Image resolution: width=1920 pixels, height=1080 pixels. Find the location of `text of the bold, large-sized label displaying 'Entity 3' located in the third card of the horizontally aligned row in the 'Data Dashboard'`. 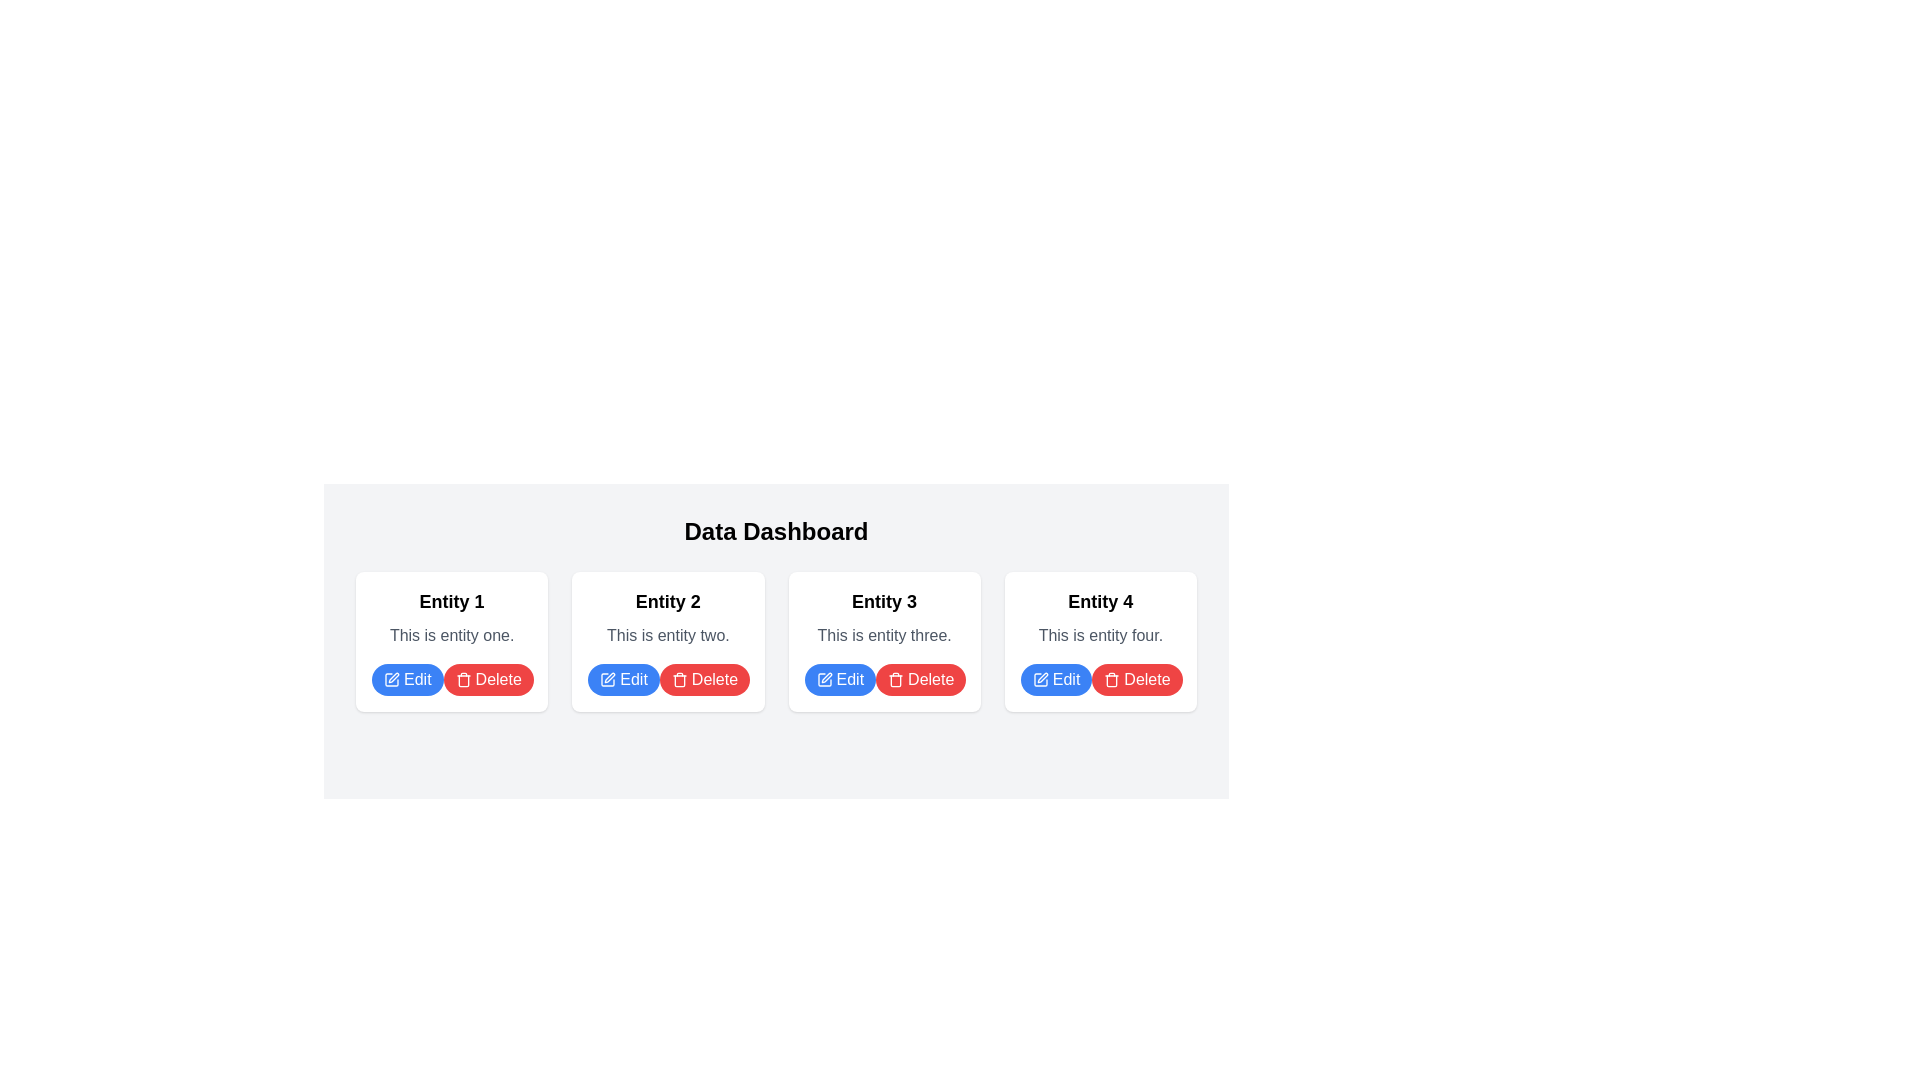

text of the bold, large-sized label displaying 'Entity 3' located in the third card of the horizontally aligned row in the 'Data Dashboard' is located at coordinates (883, 600).